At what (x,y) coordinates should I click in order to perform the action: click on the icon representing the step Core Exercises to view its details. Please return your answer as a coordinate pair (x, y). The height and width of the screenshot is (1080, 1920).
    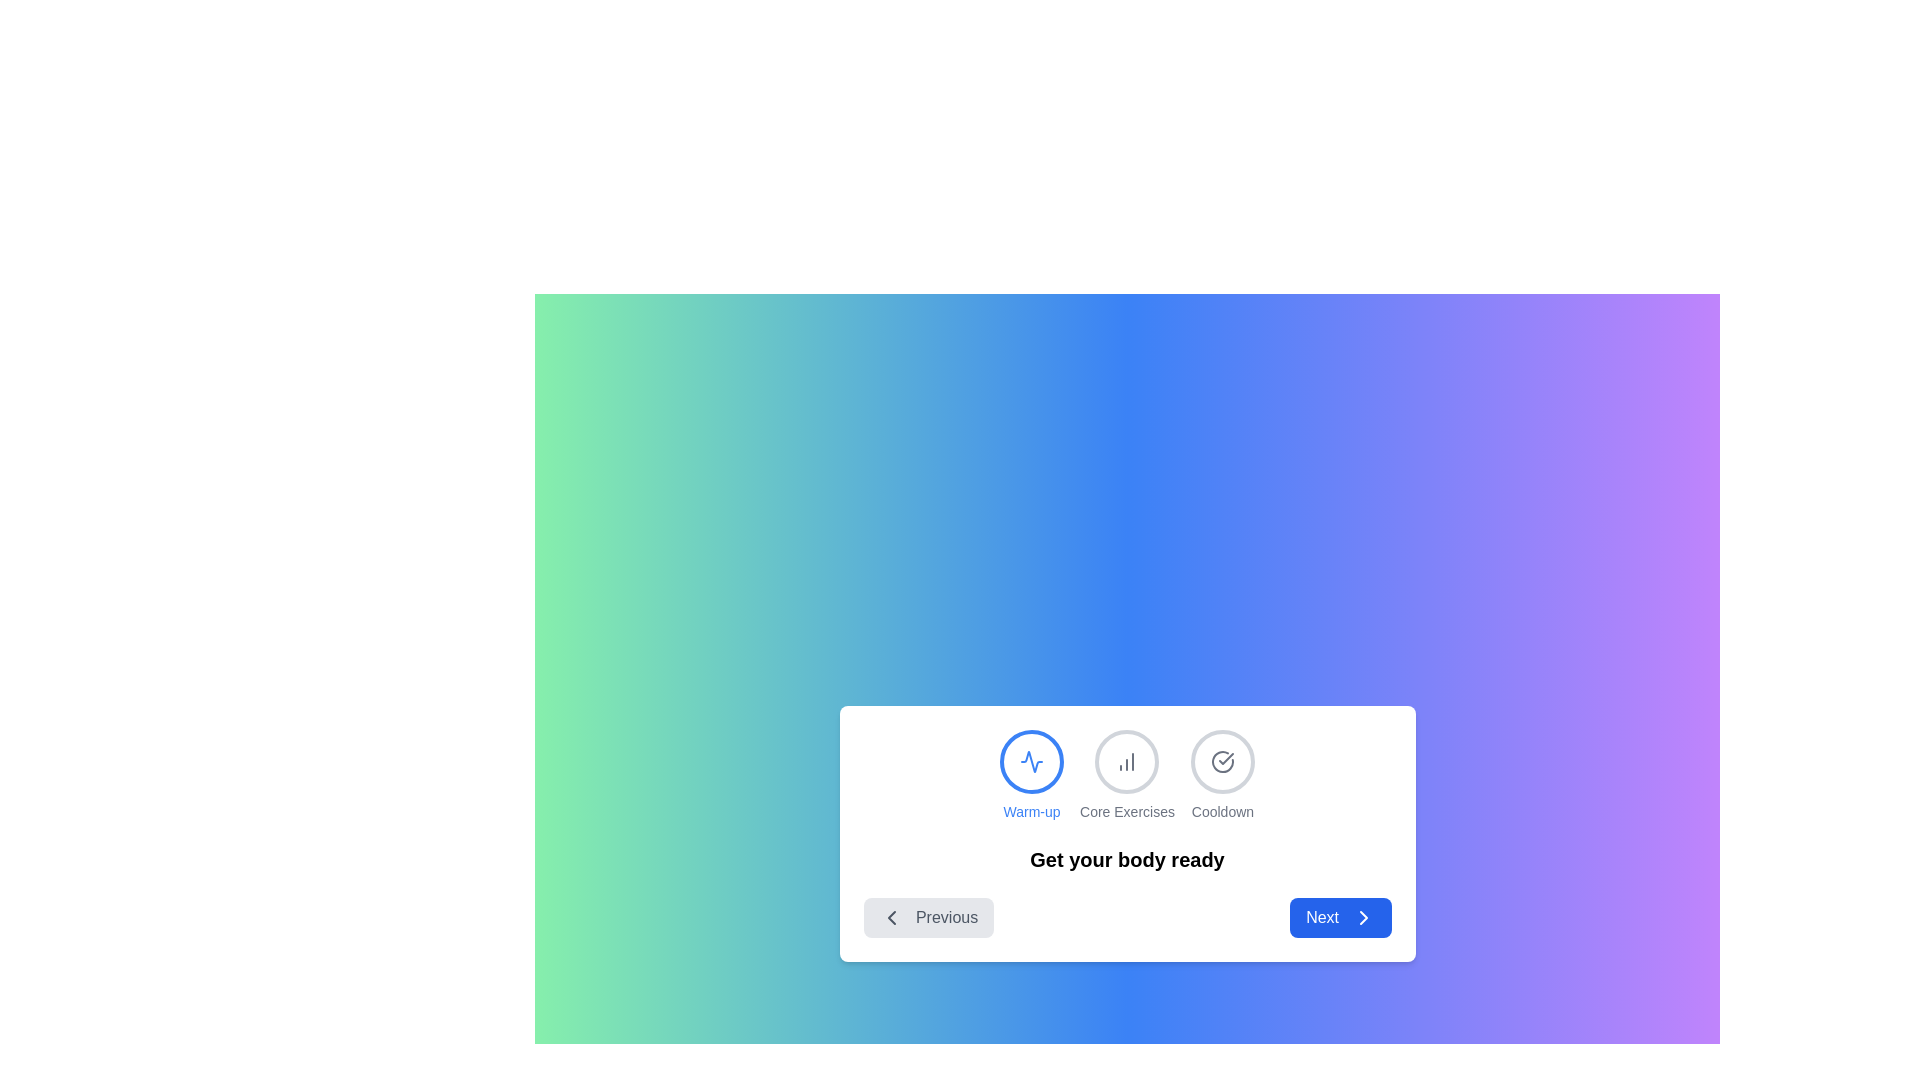
    Looking at the image, I should click on (1127, 760).